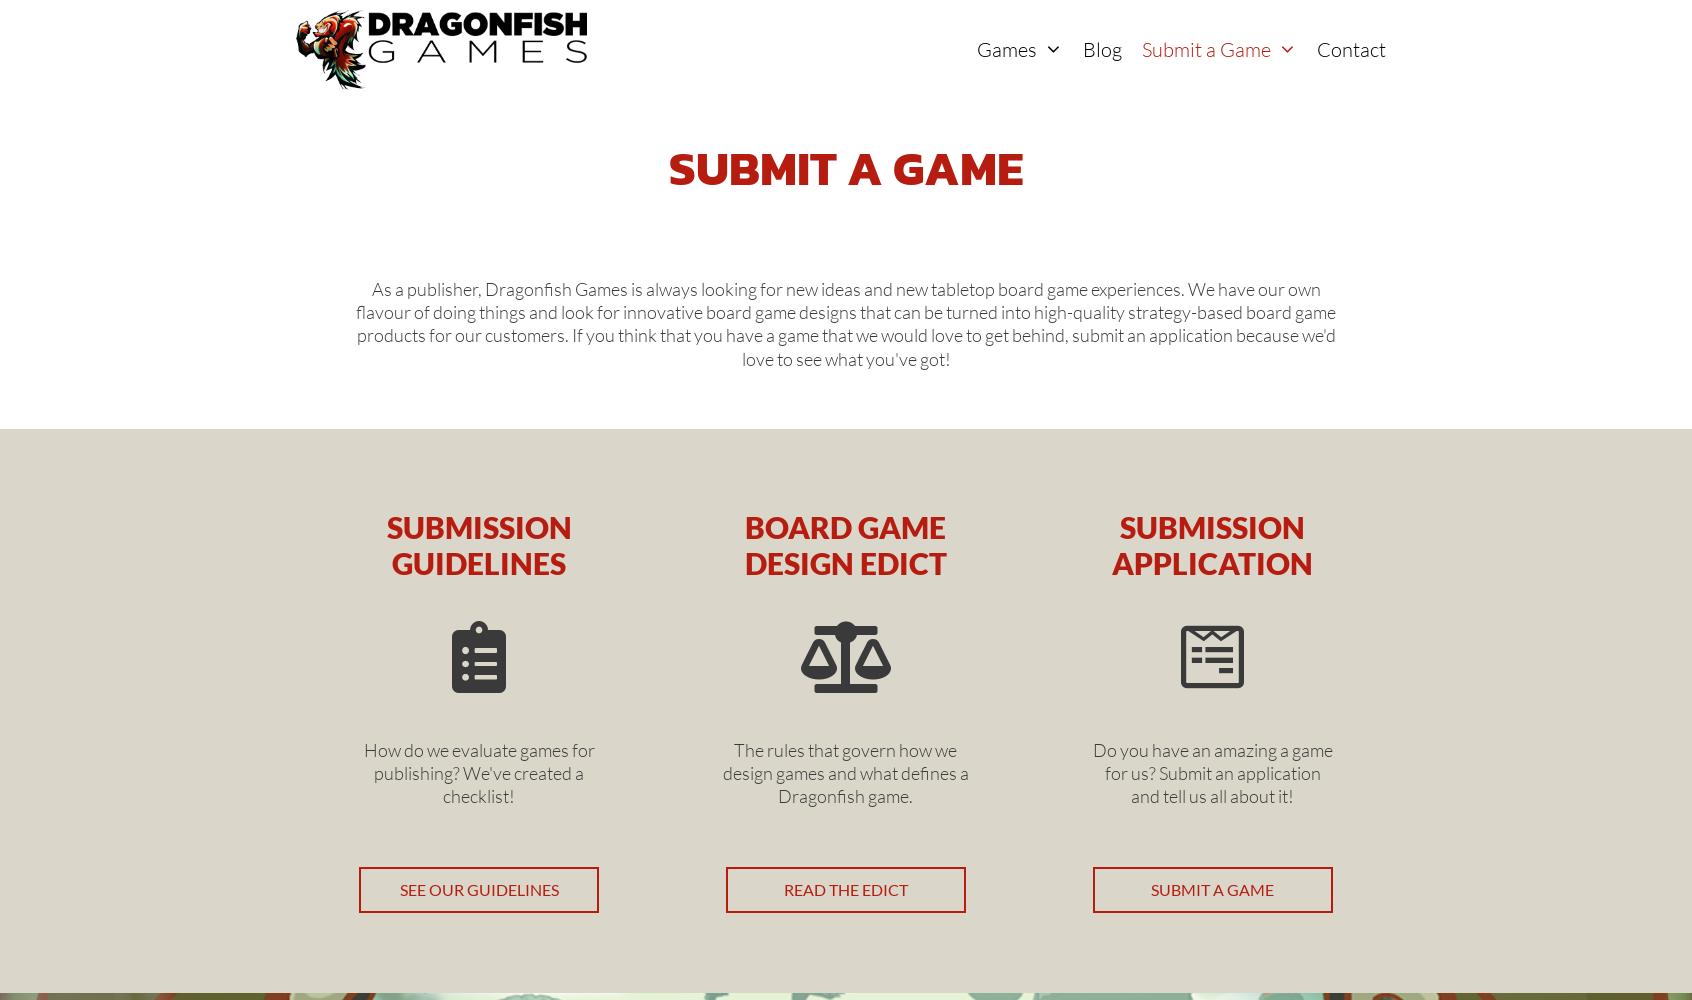  Describe the element at coordinates (1111, 545) in the screenshot. I see `'Submission Application'` at that location.